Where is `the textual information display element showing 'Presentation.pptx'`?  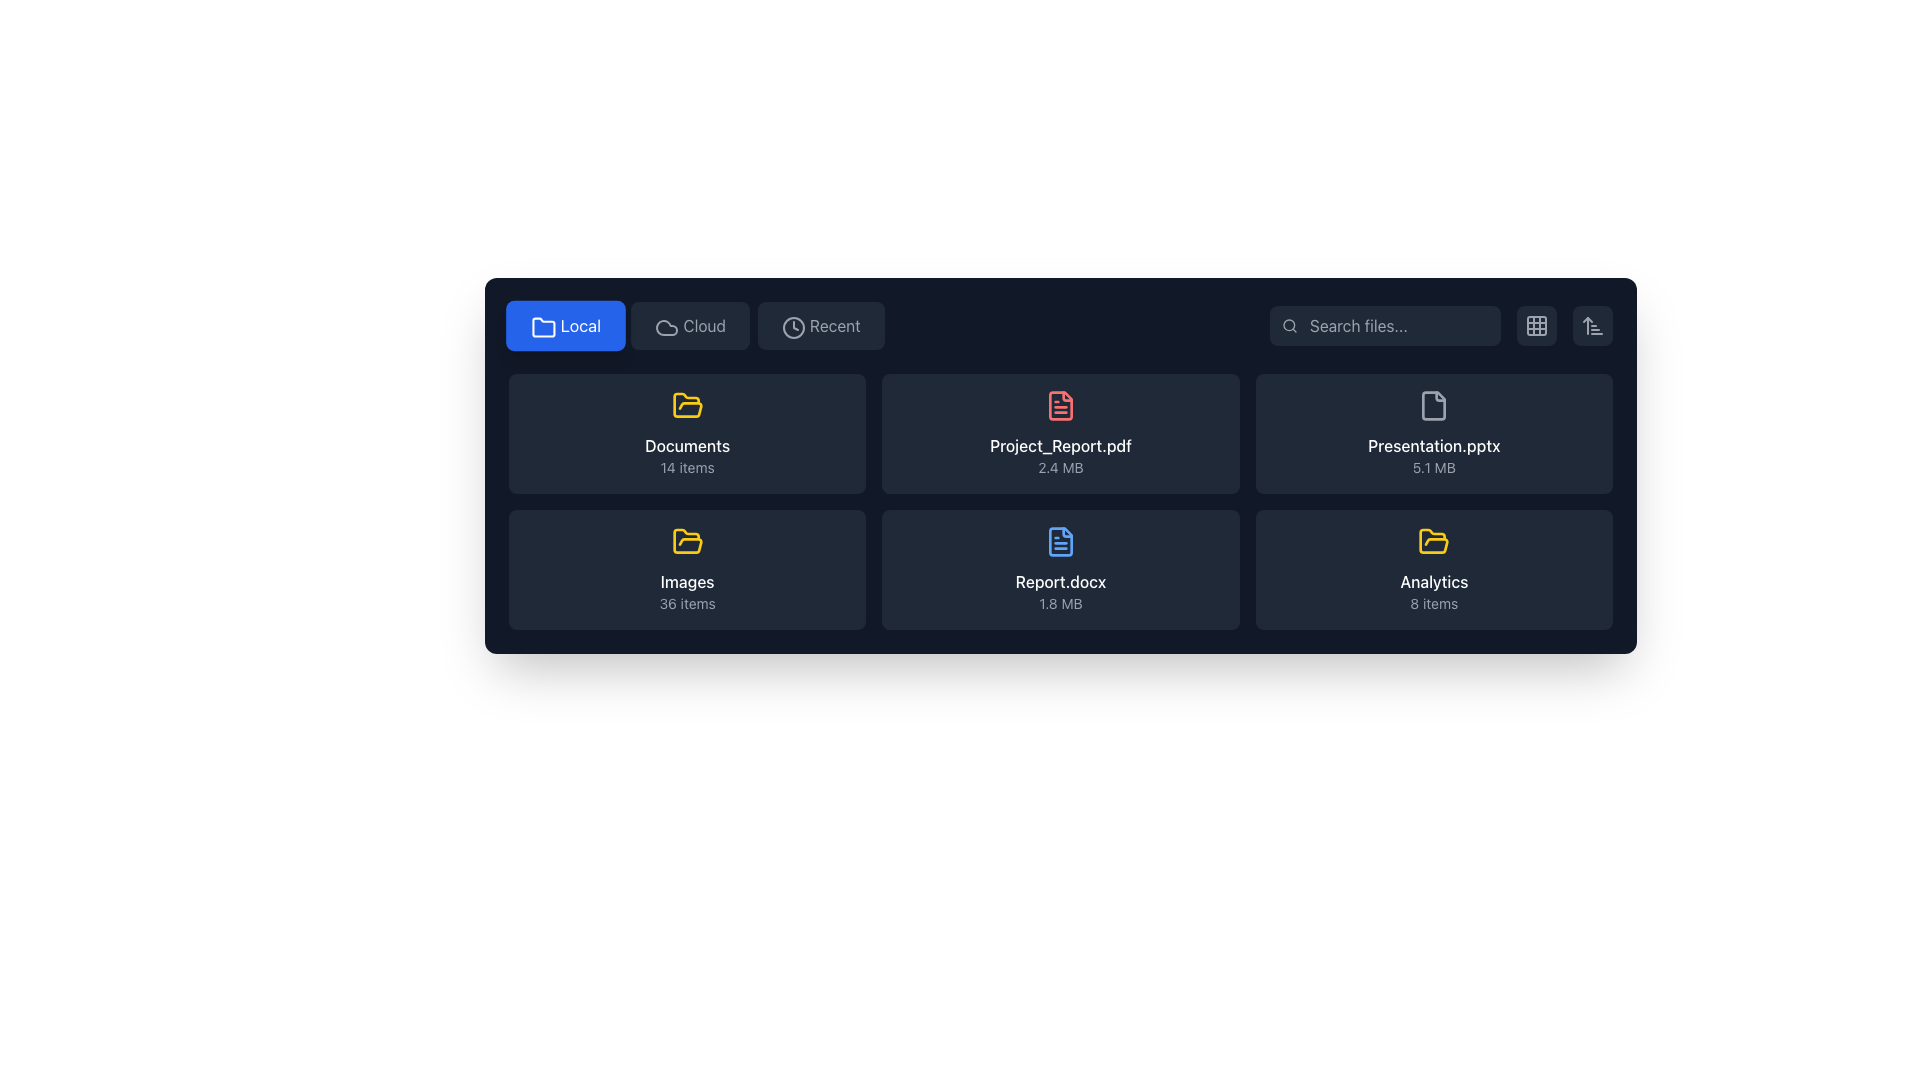
the textual information display element showing 'Presentation.pptx' is located at coordinates (1433, 455).